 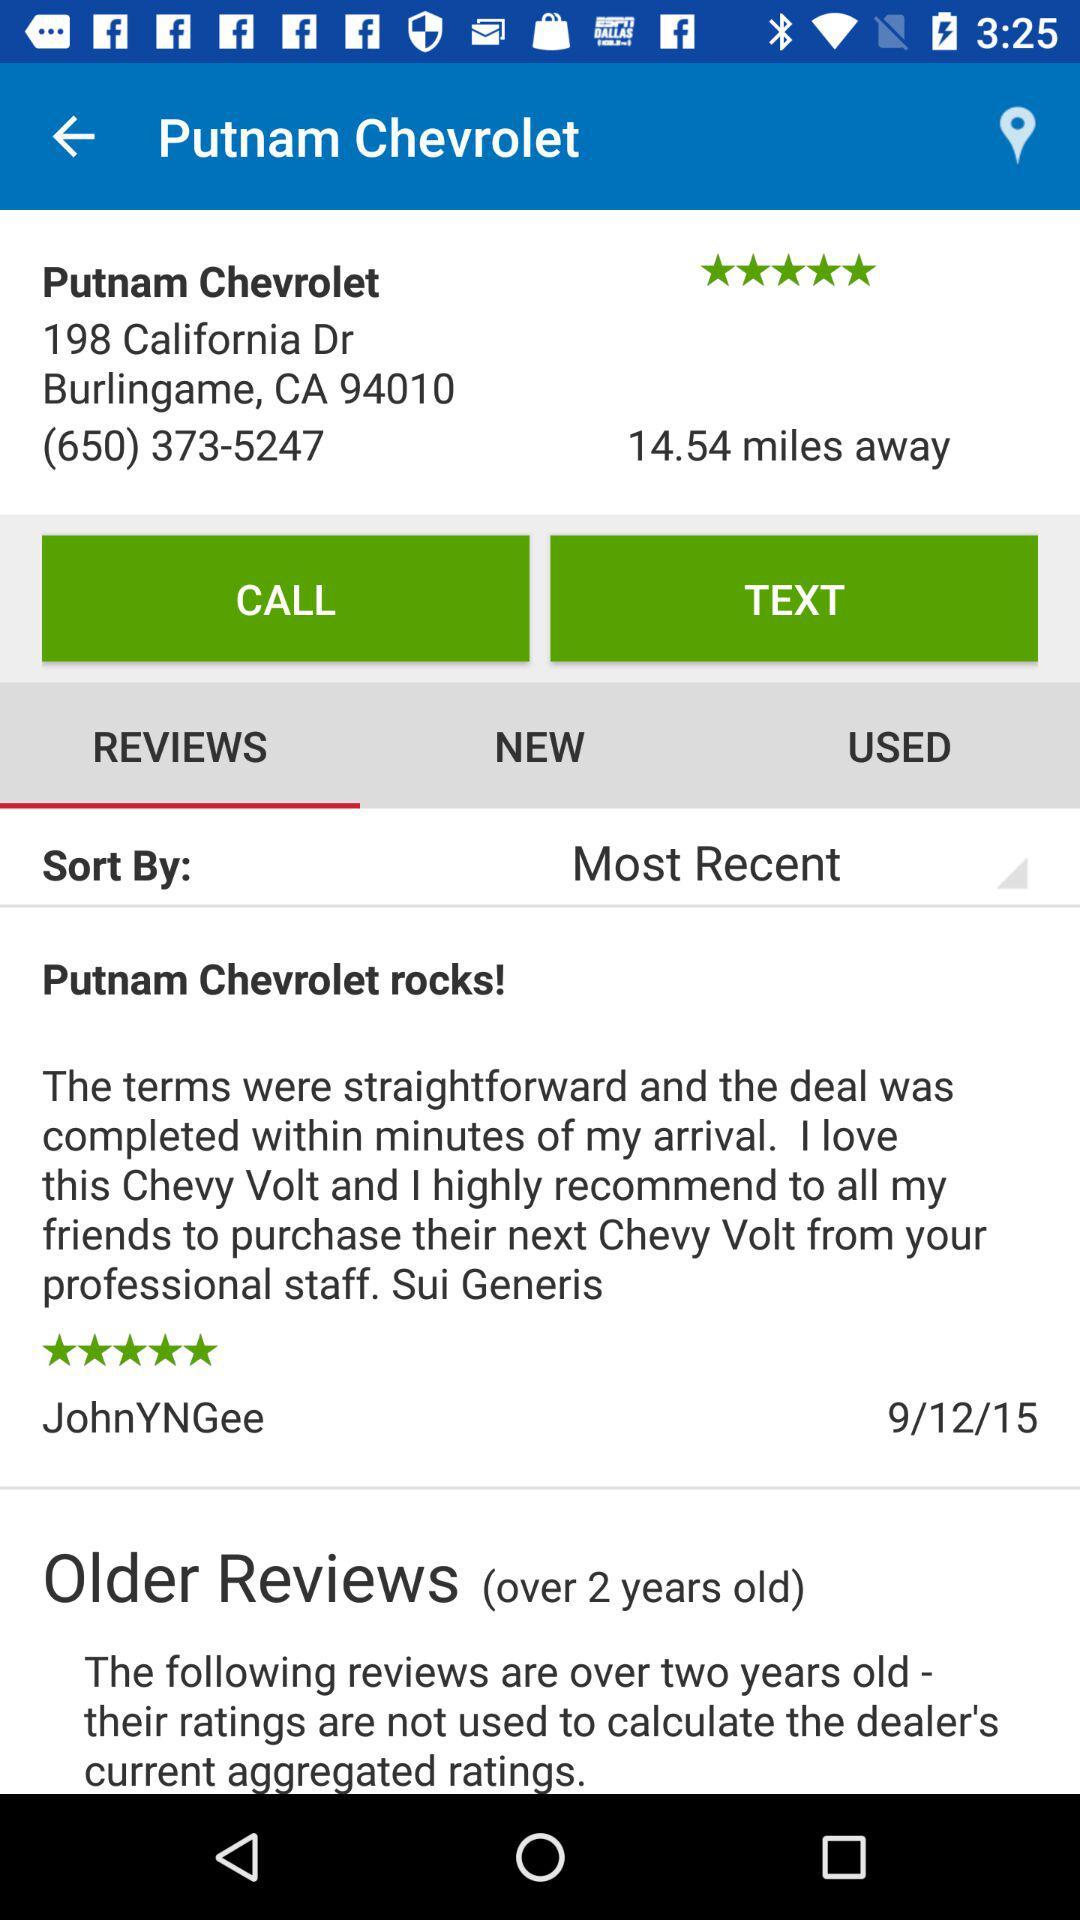 What do you see at coordinates (72, 135) in the screenshot?
I see `the item next to the putnam chevrolet icon` at bounding box center [72, 135].